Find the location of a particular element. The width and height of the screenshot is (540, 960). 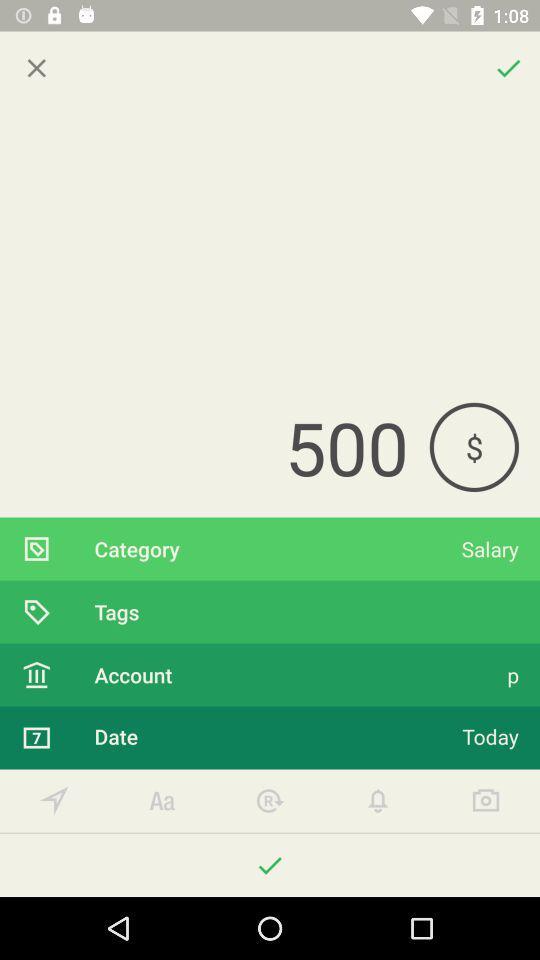

window is located at coordinates (36, 68).